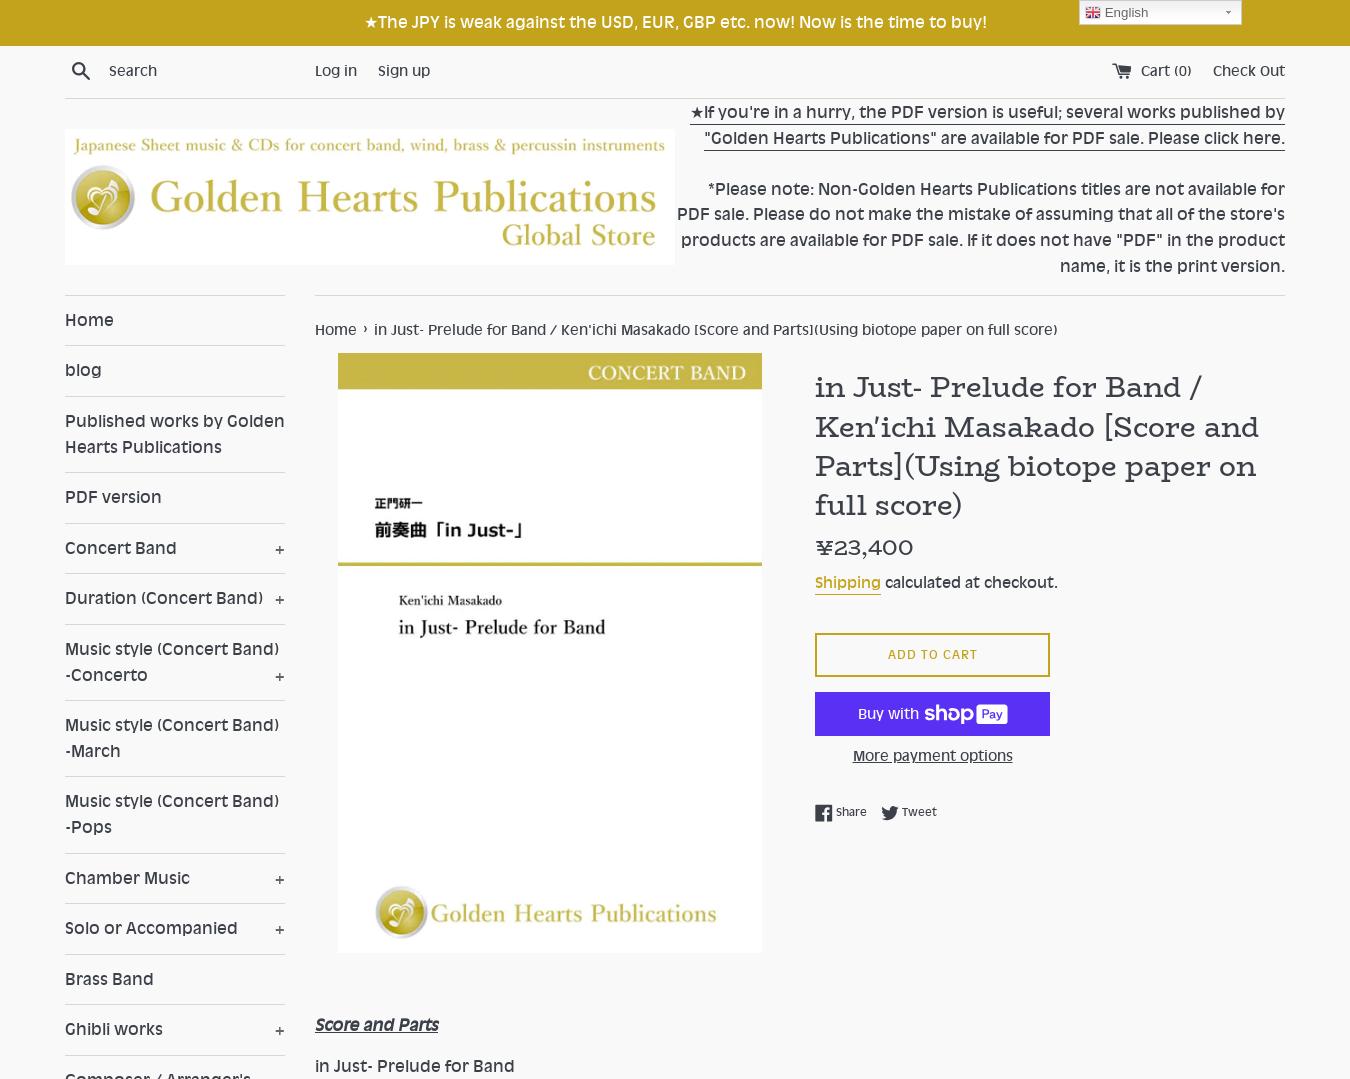  What do you see at coordinates (889, 712) in the screenshot?
I see `'Buy with'` at bounding box center [889, 712].